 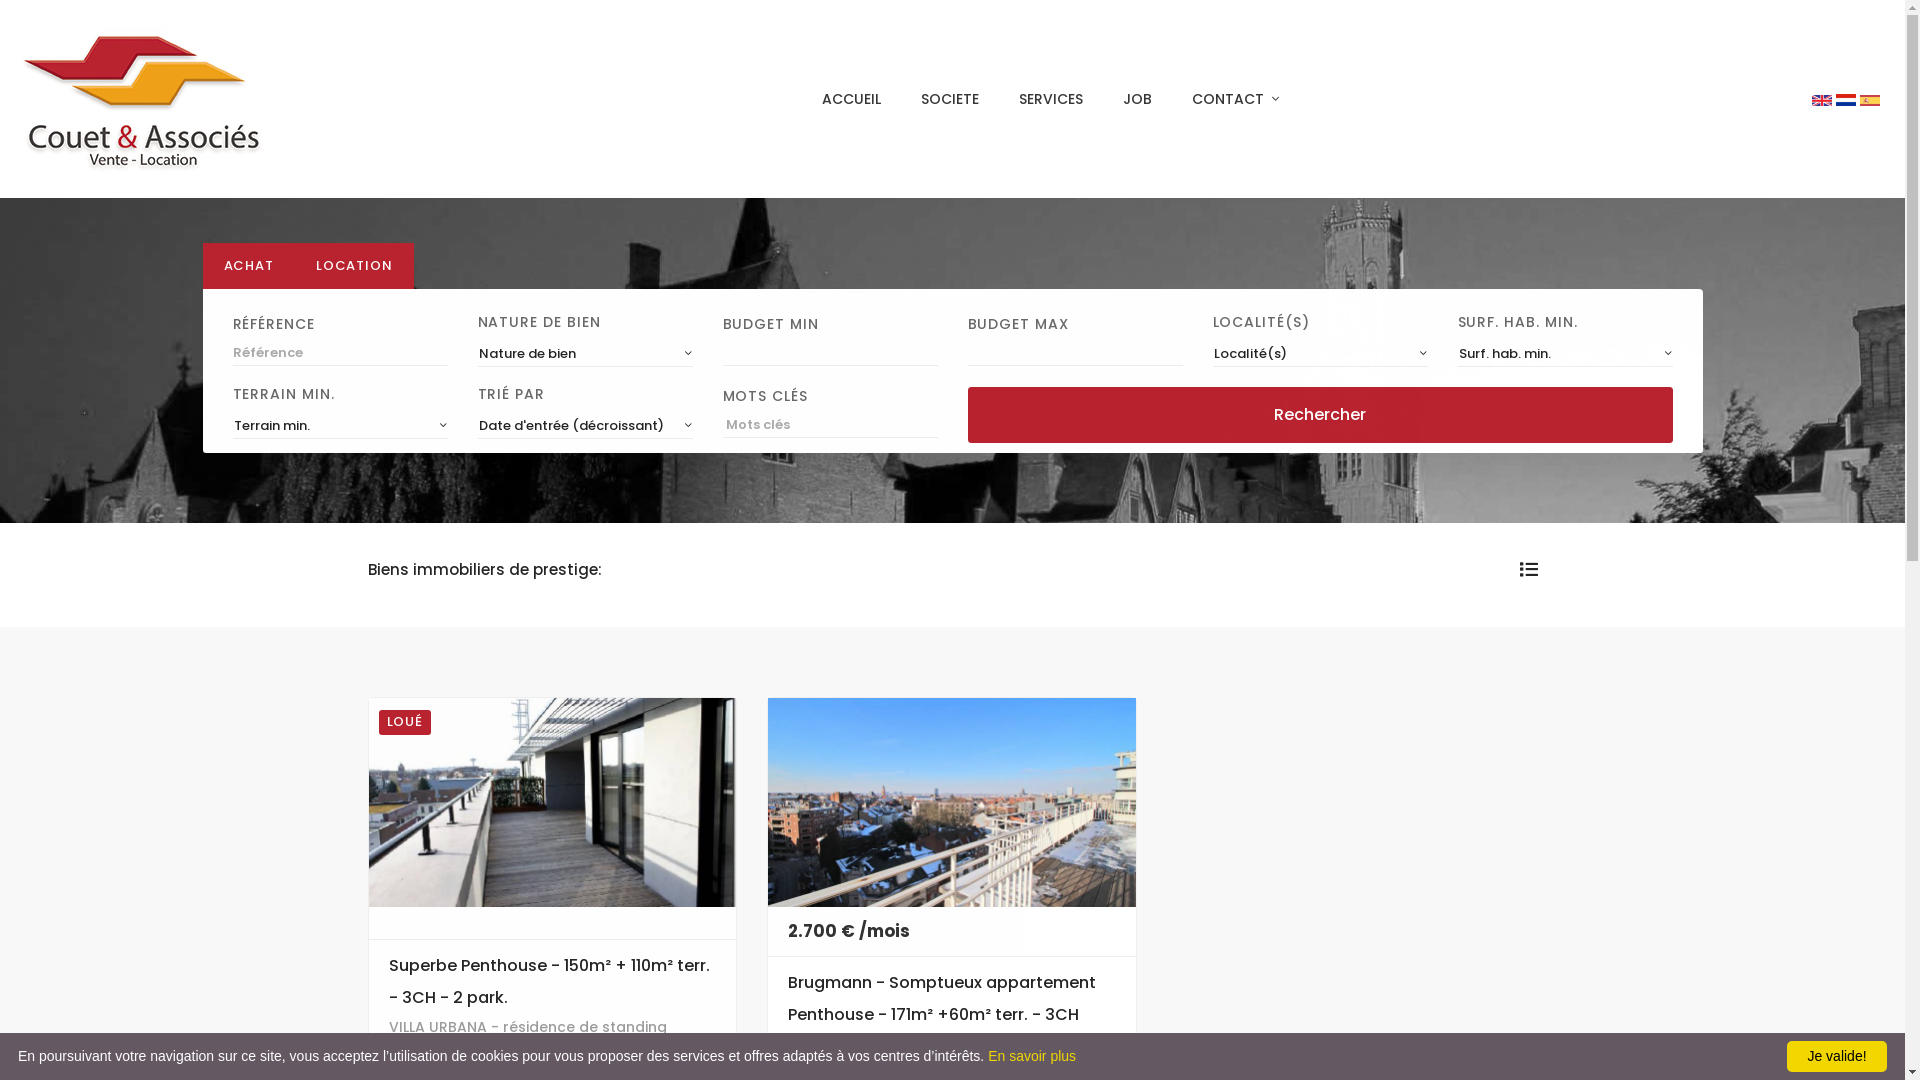 What do you see at coordinates (354, 265) in the screenshot?
I see `'LOCATION'` at bounding box center [354, 265].